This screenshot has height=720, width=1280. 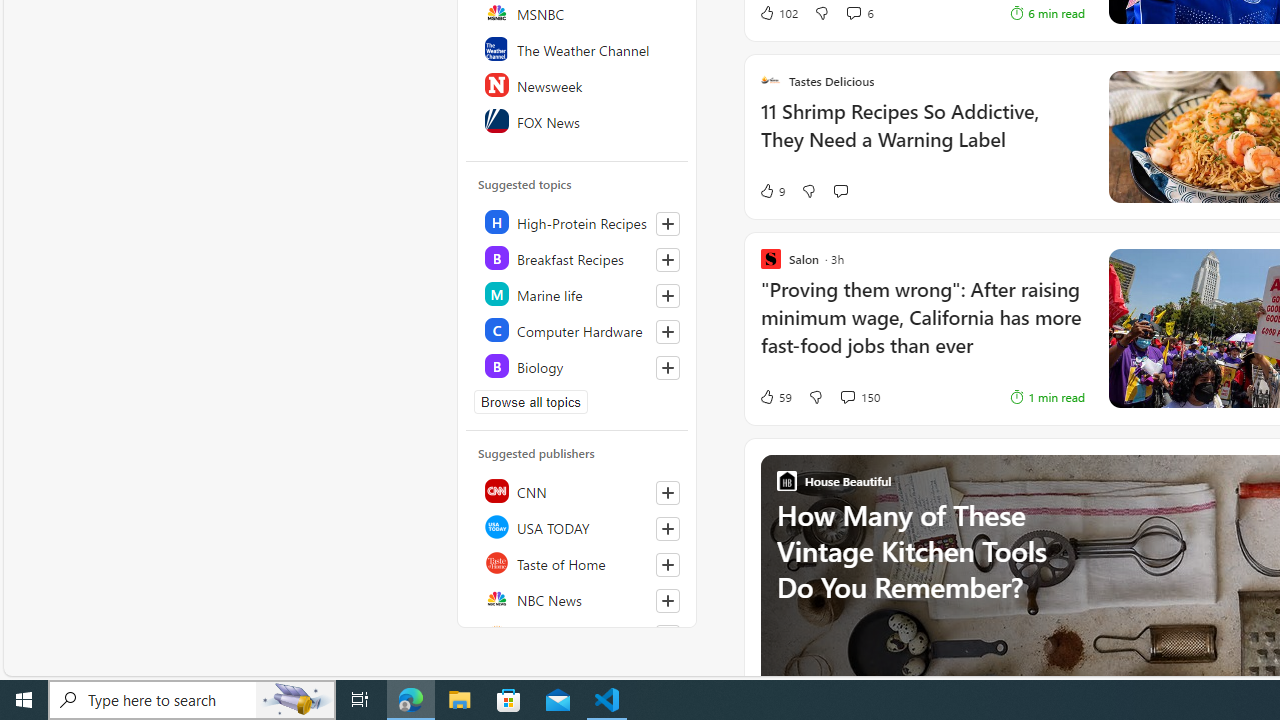 What do you see at coordinates (577, 366) in the screenshot?
I see `'Class: highlight'` at bounding box center [577, 366].